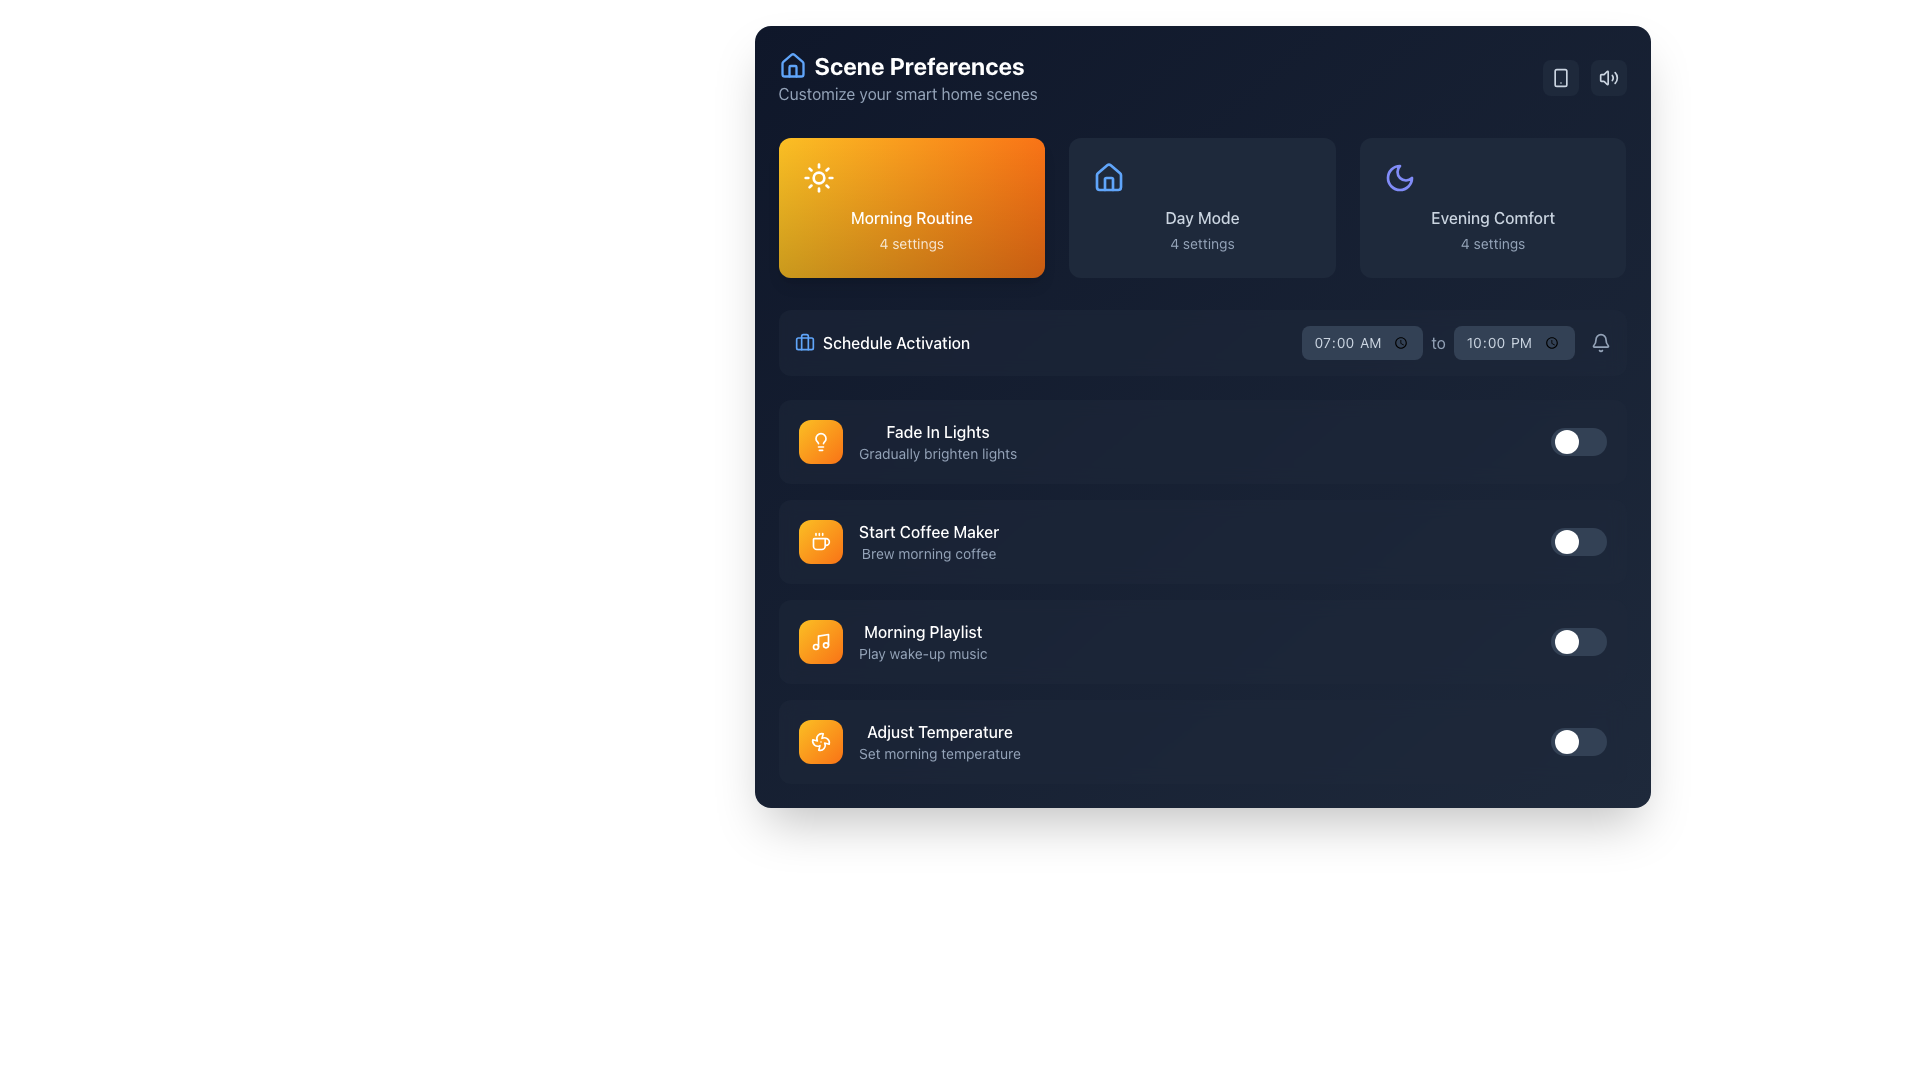 The width and height of the screenshot is (1920, 1080). What do you see at coordinates (1493, 208) in the screenshot?
I see `the third interactive button related to 'Evening Comfort'` at bounding box center [1493, 208].